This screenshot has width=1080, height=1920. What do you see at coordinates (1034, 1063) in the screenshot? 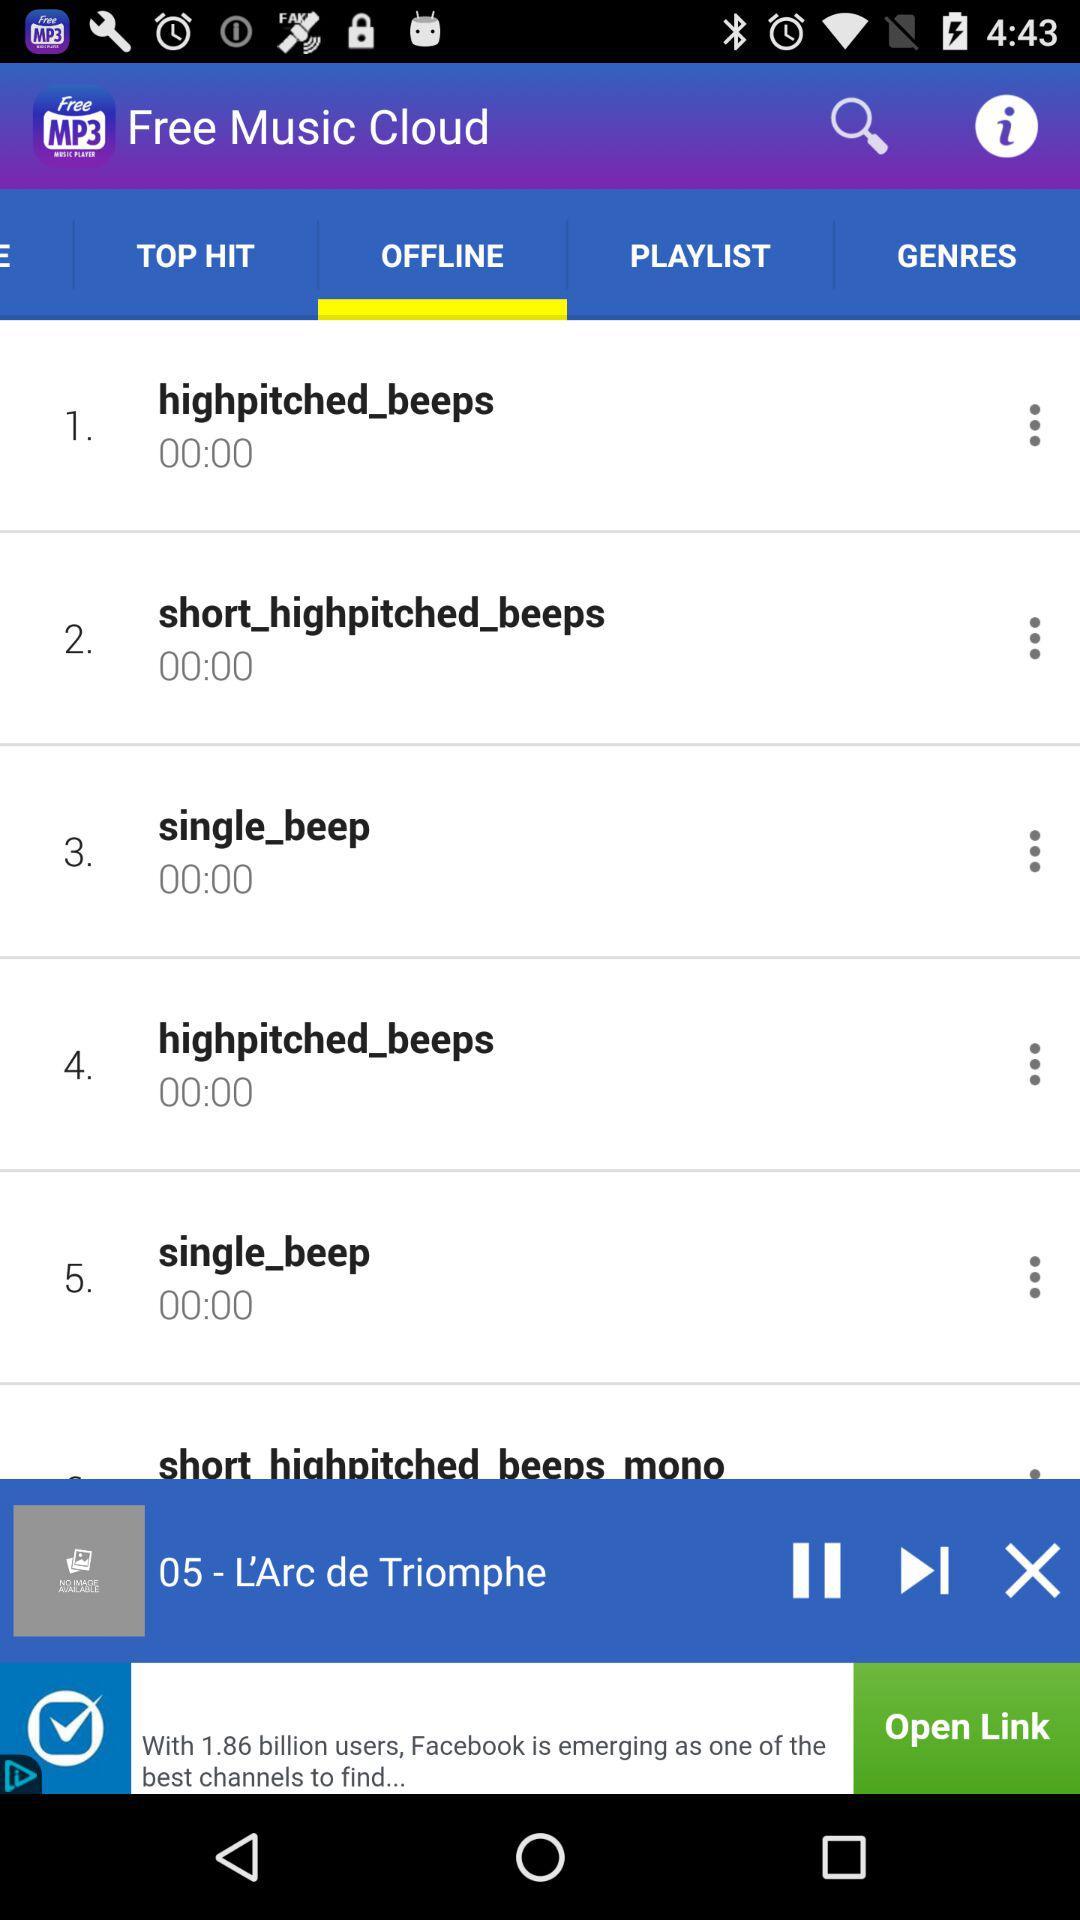
I see `options` at bounding box center [1034, 1063].